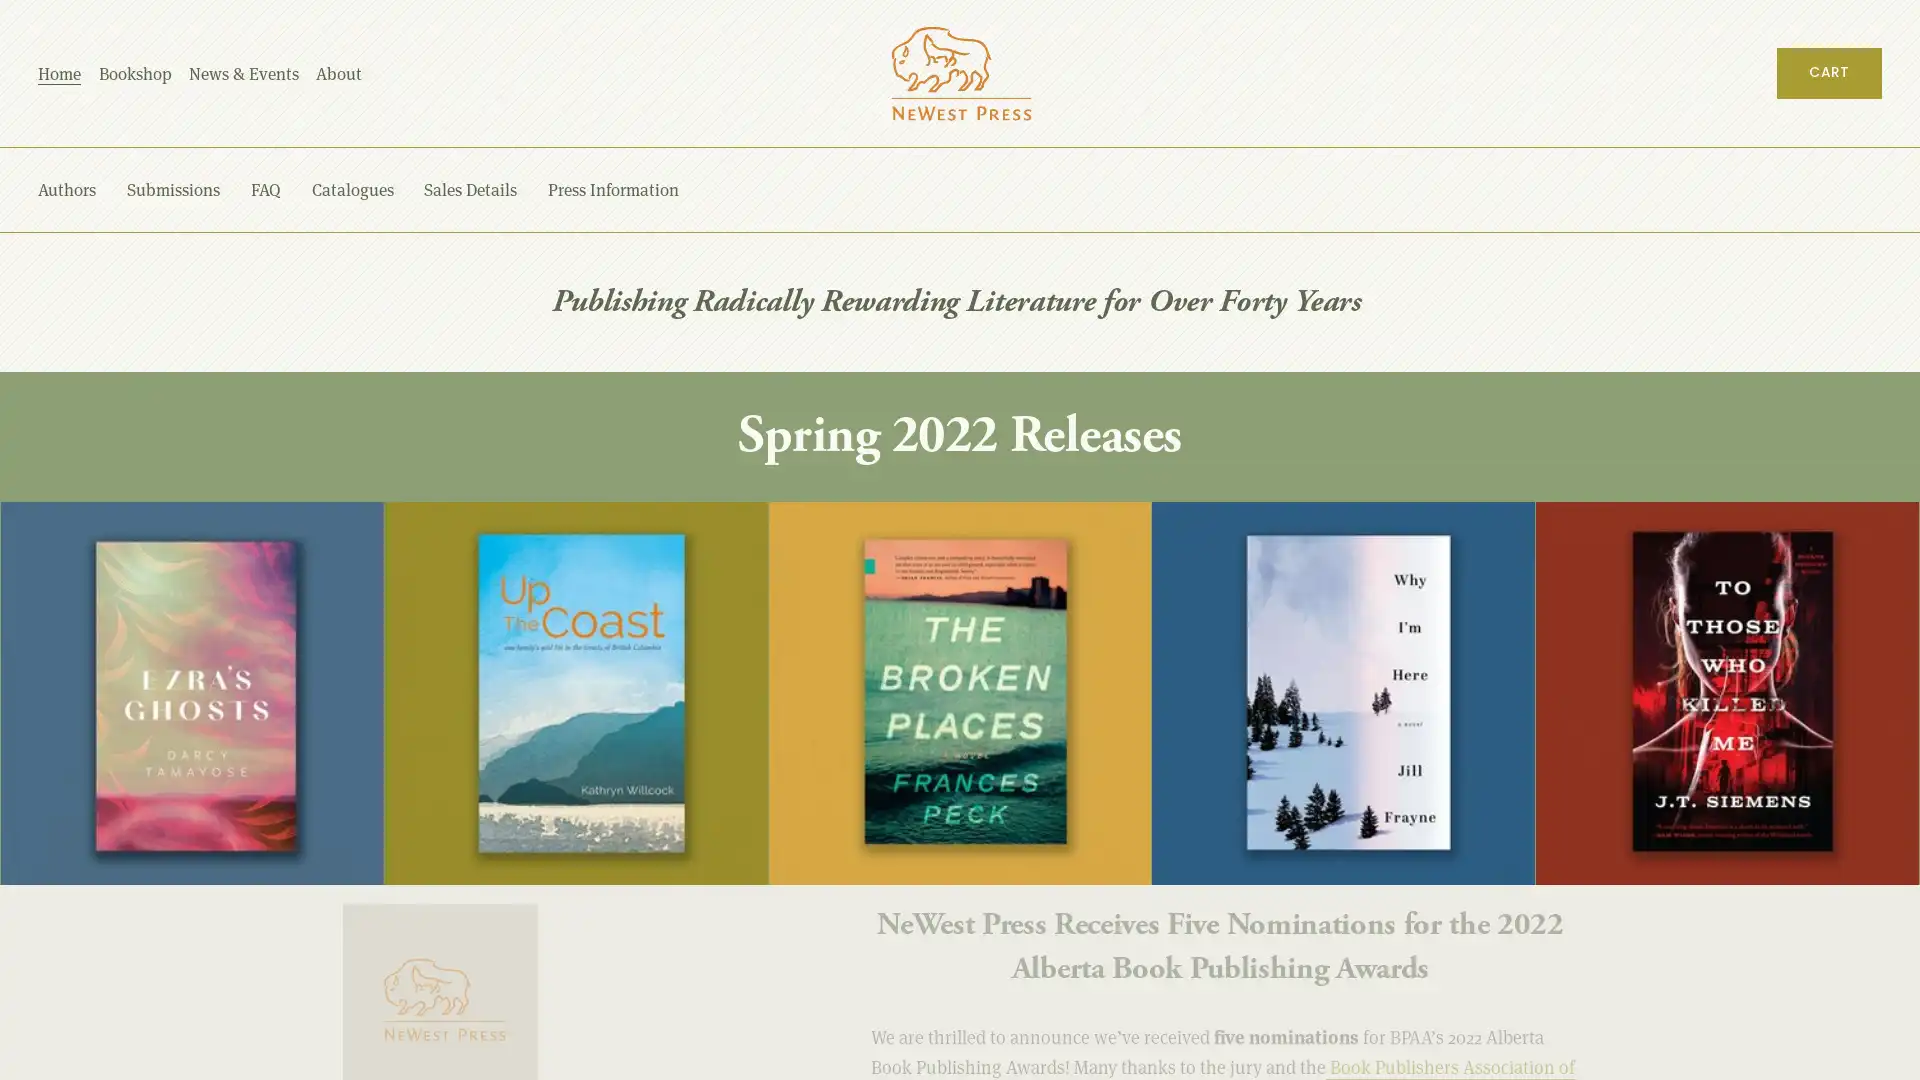 The height and width of the screenshot is (1080, 1920). Describe the element at coordinates (1818, 548) in the screenshot. I see `Close` at that location.